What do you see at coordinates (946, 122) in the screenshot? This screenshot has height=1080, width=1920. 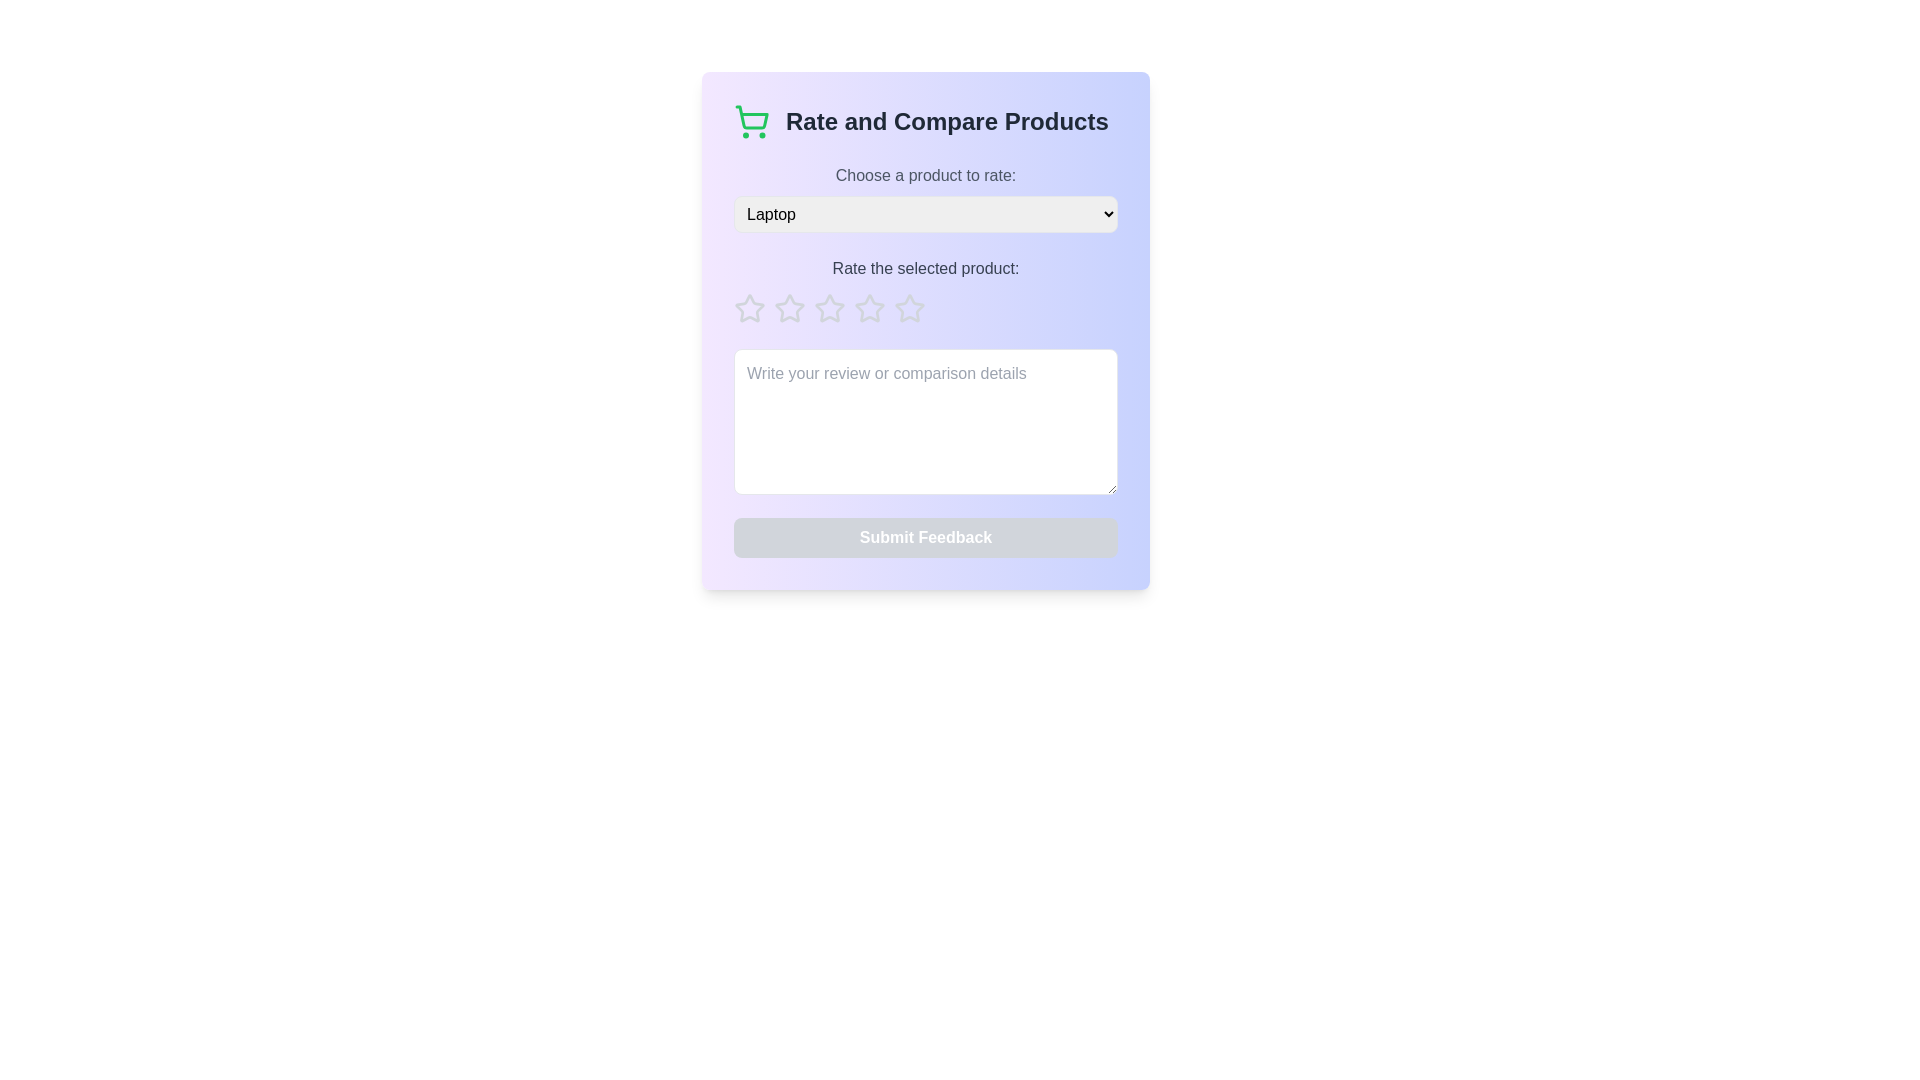 I see `the header text element that indicates the section involves rating and comparing products` at bounding box center [946, 122].